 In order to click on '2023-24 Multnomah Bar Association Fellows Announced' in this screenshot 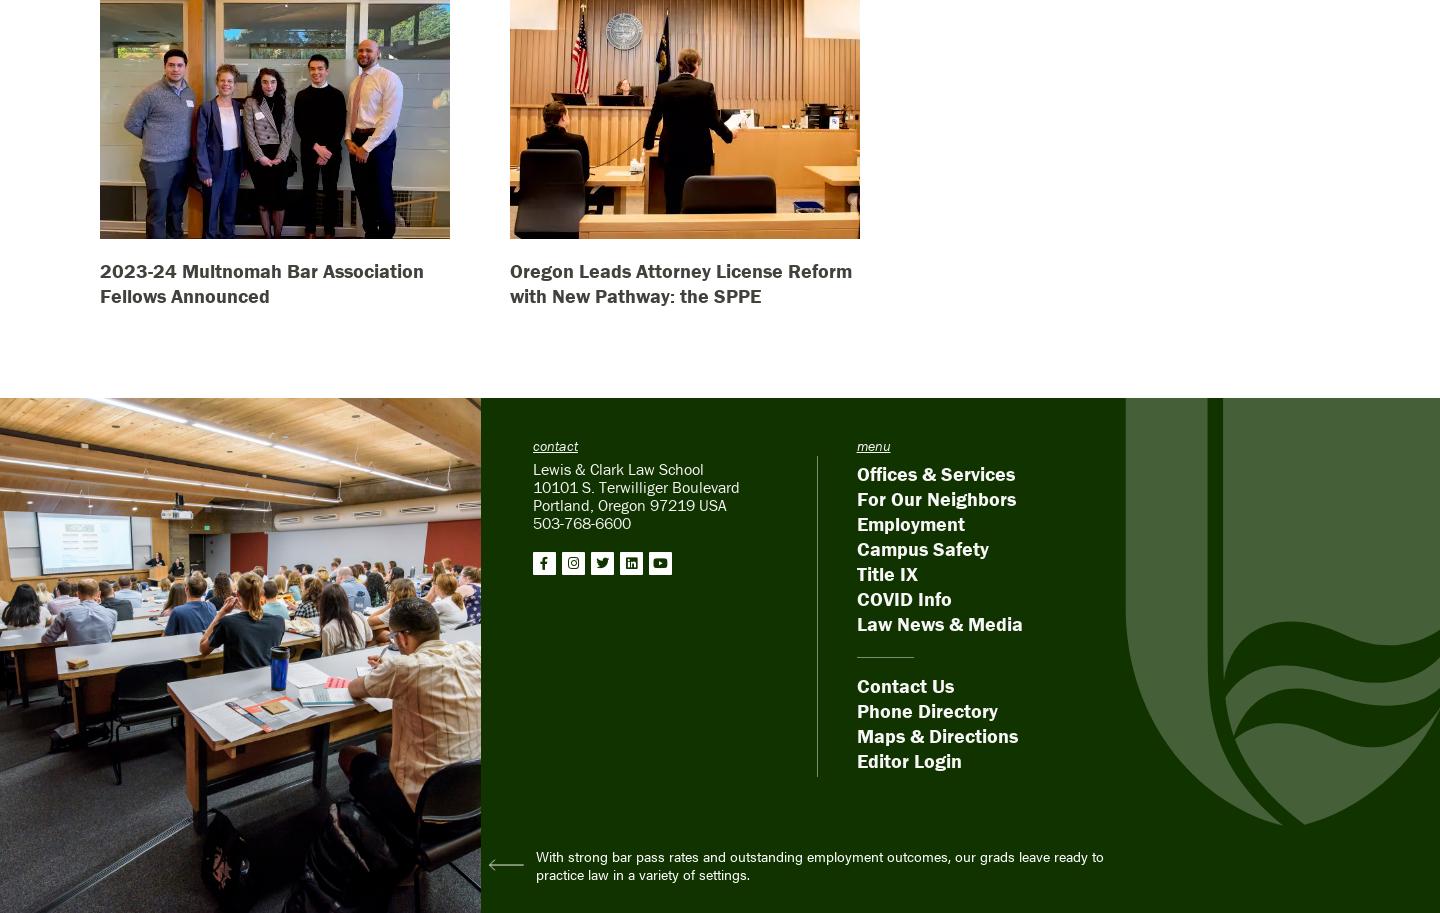, I will do `click(99, 282)`.